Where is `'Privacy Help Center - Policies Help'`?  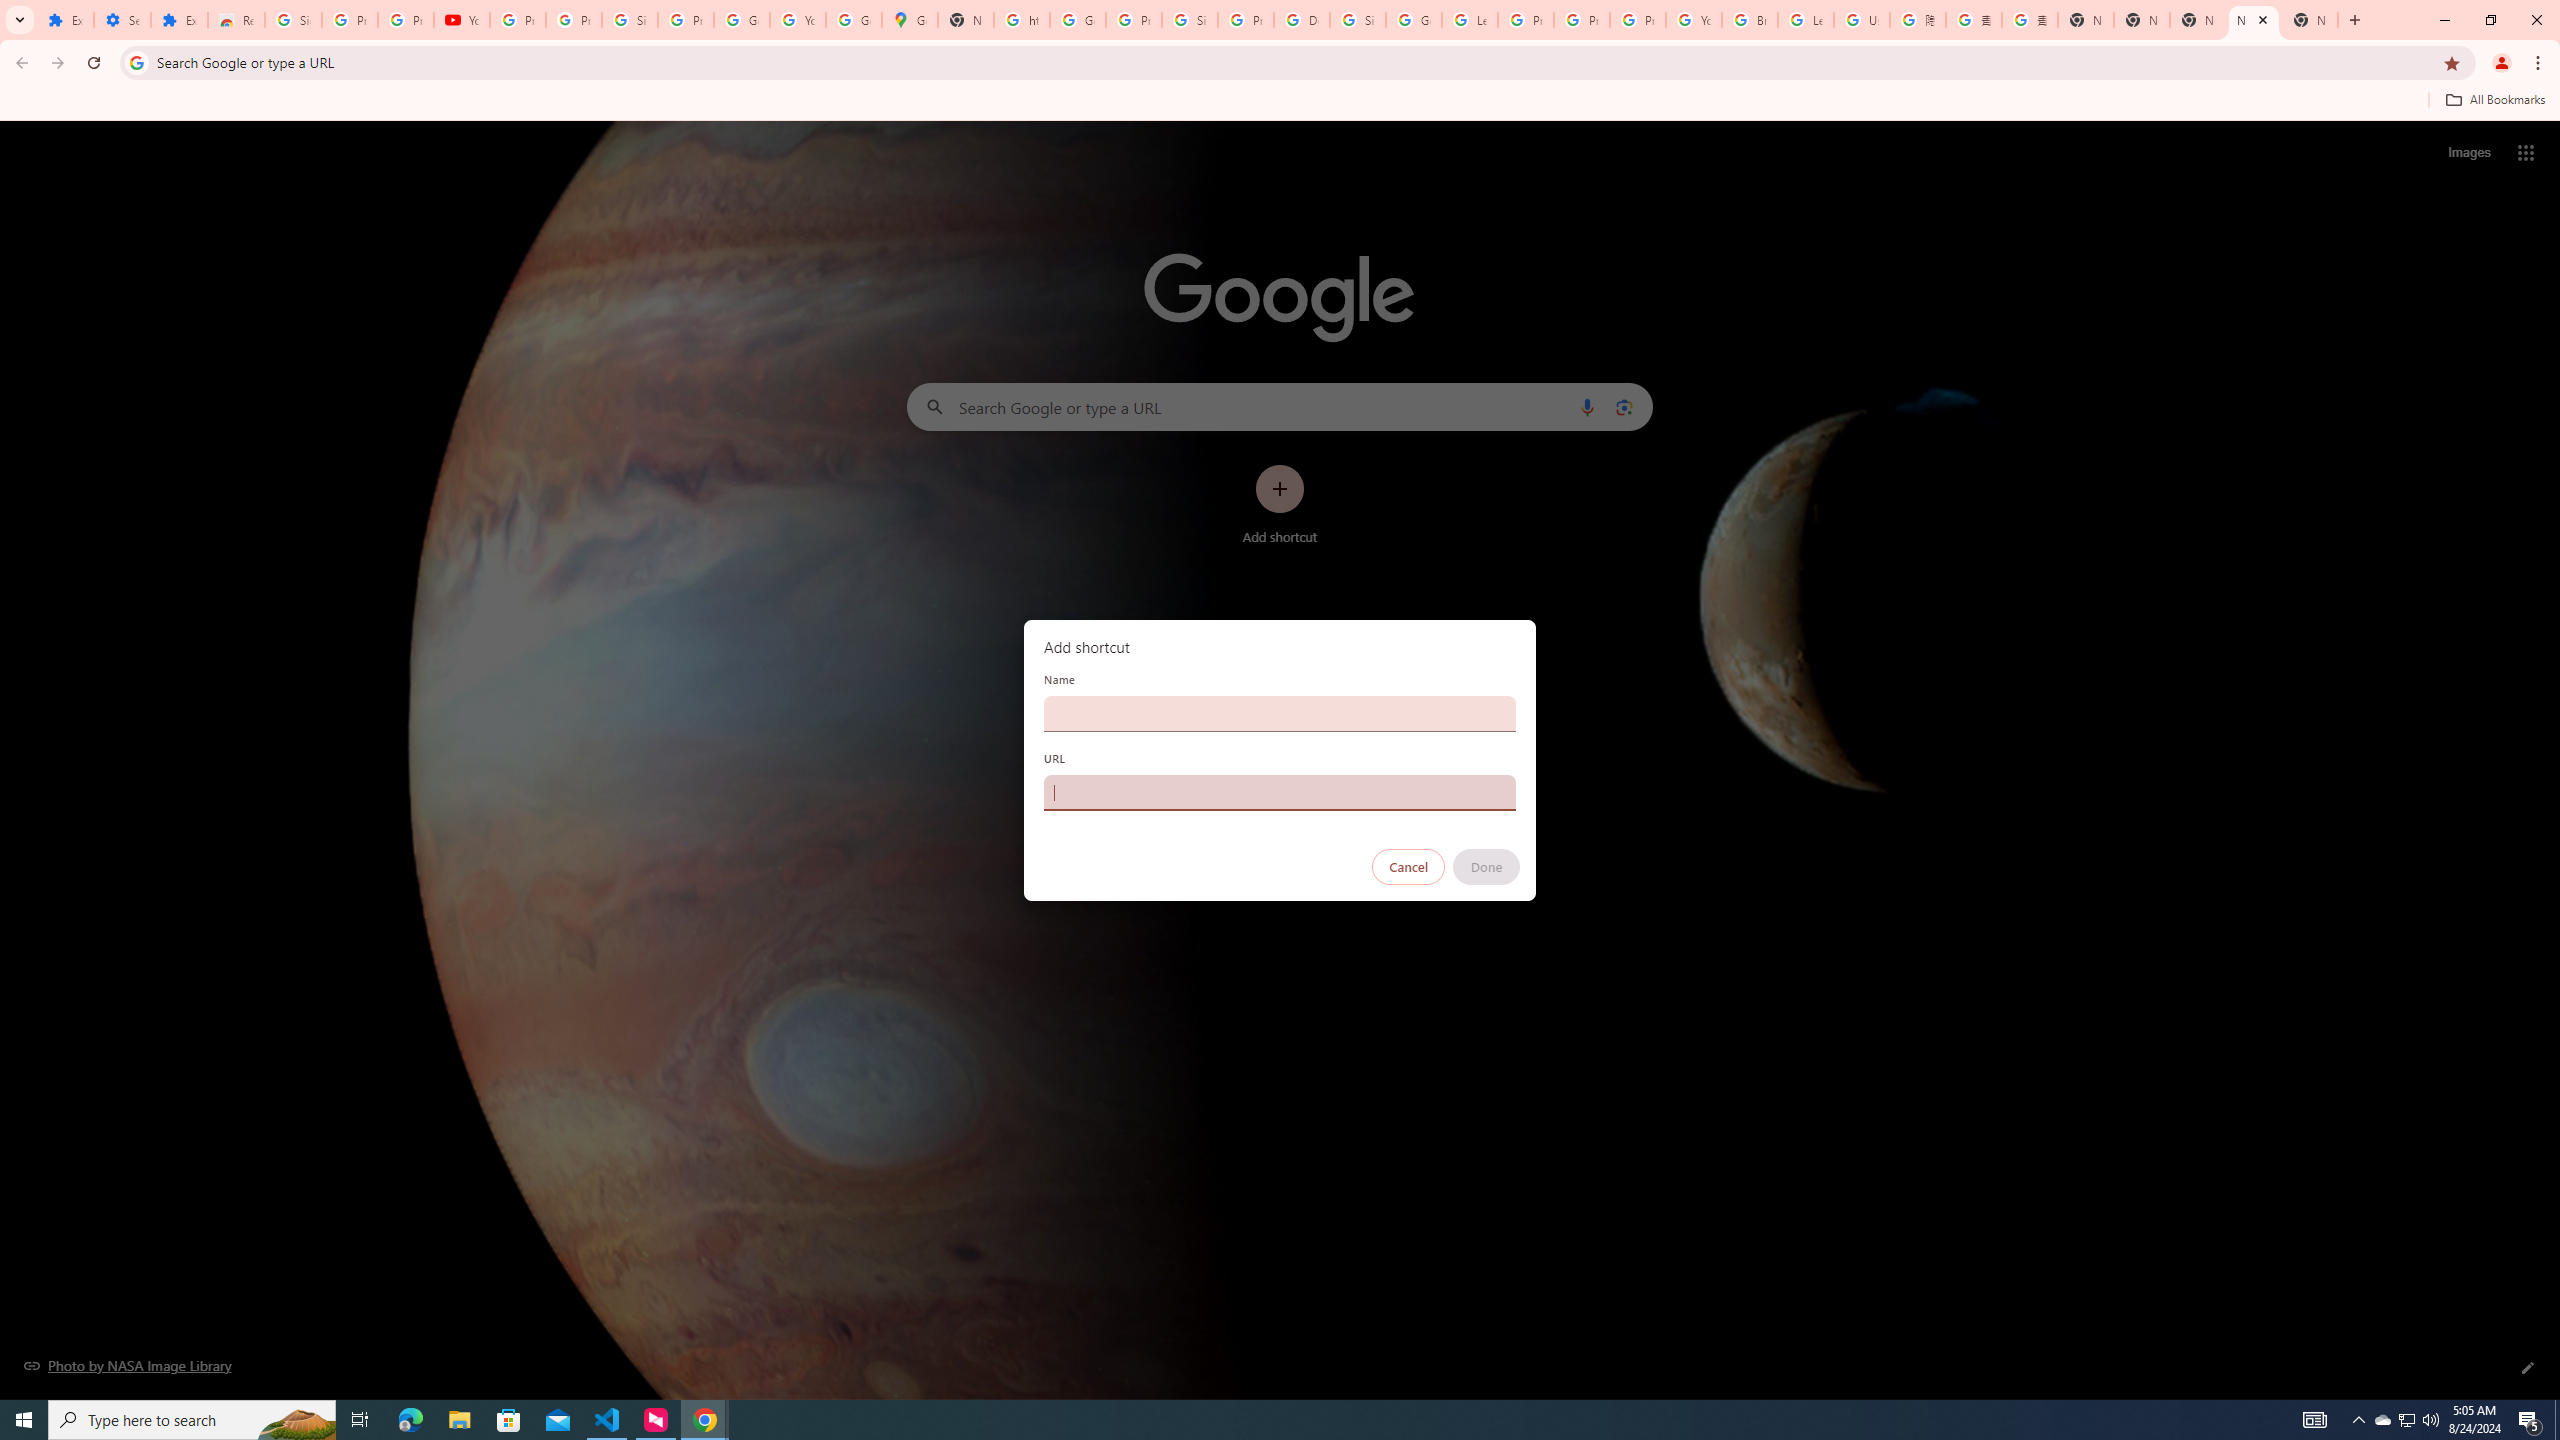
'Privacy Help Center - Policies Help' is located at coordinates (1526, 19).